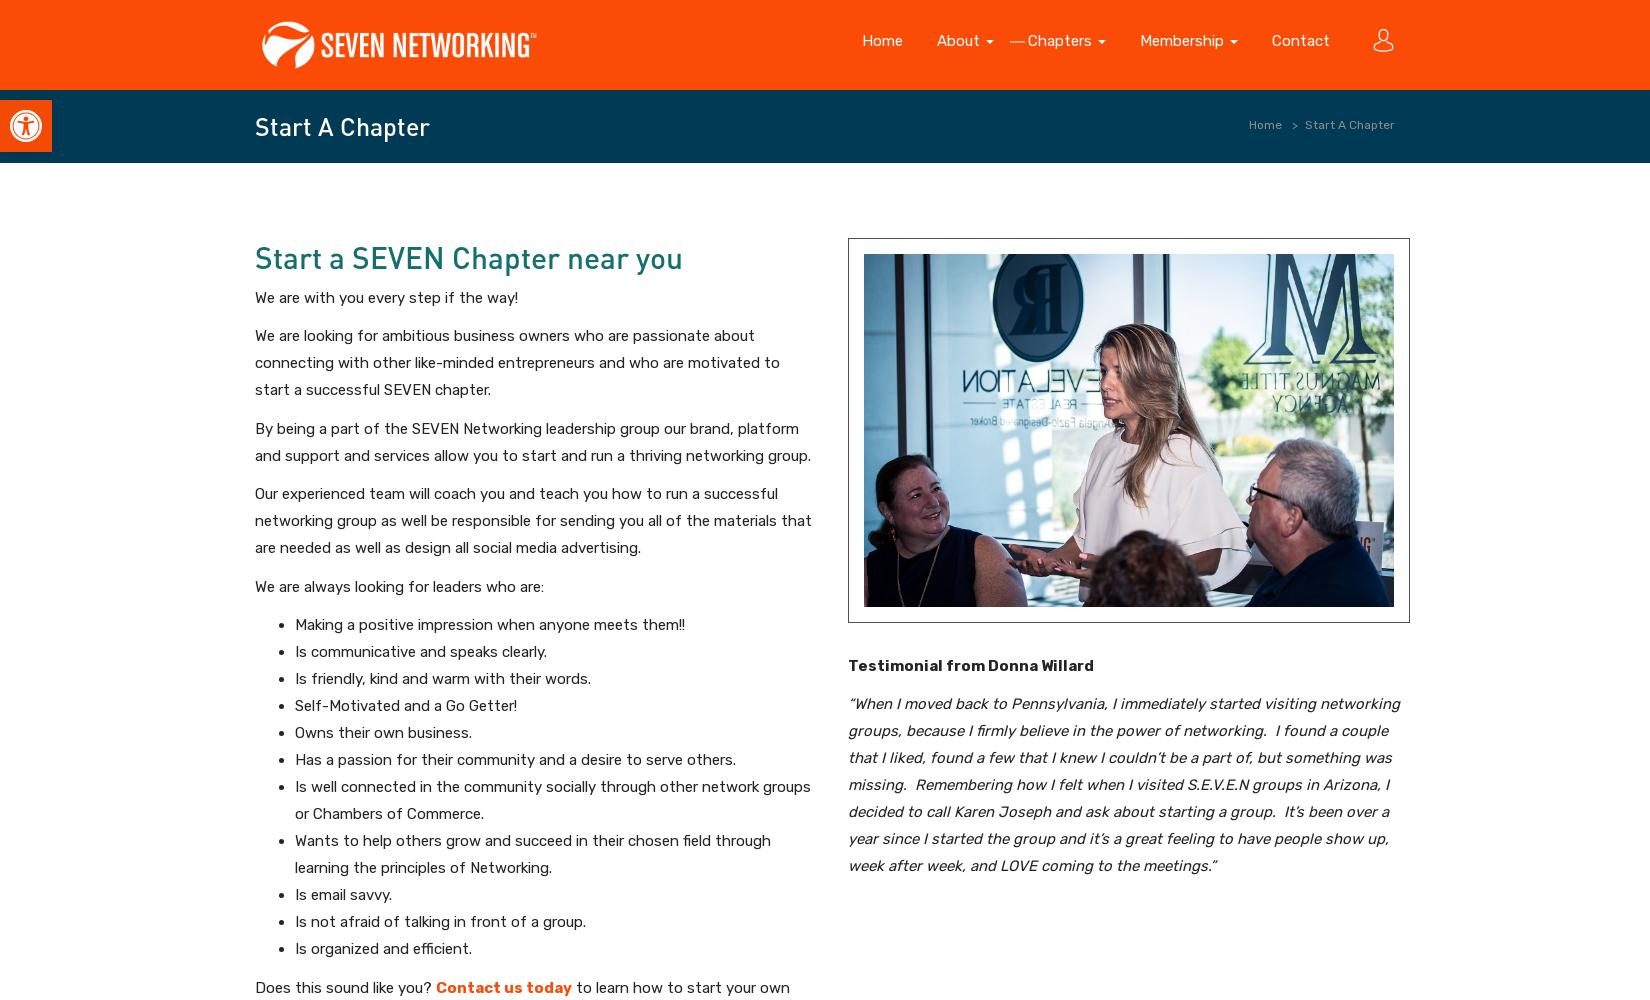 This screenshot has width=1650, height=1000. I want to click on 'Contact', so click(1300, 41).